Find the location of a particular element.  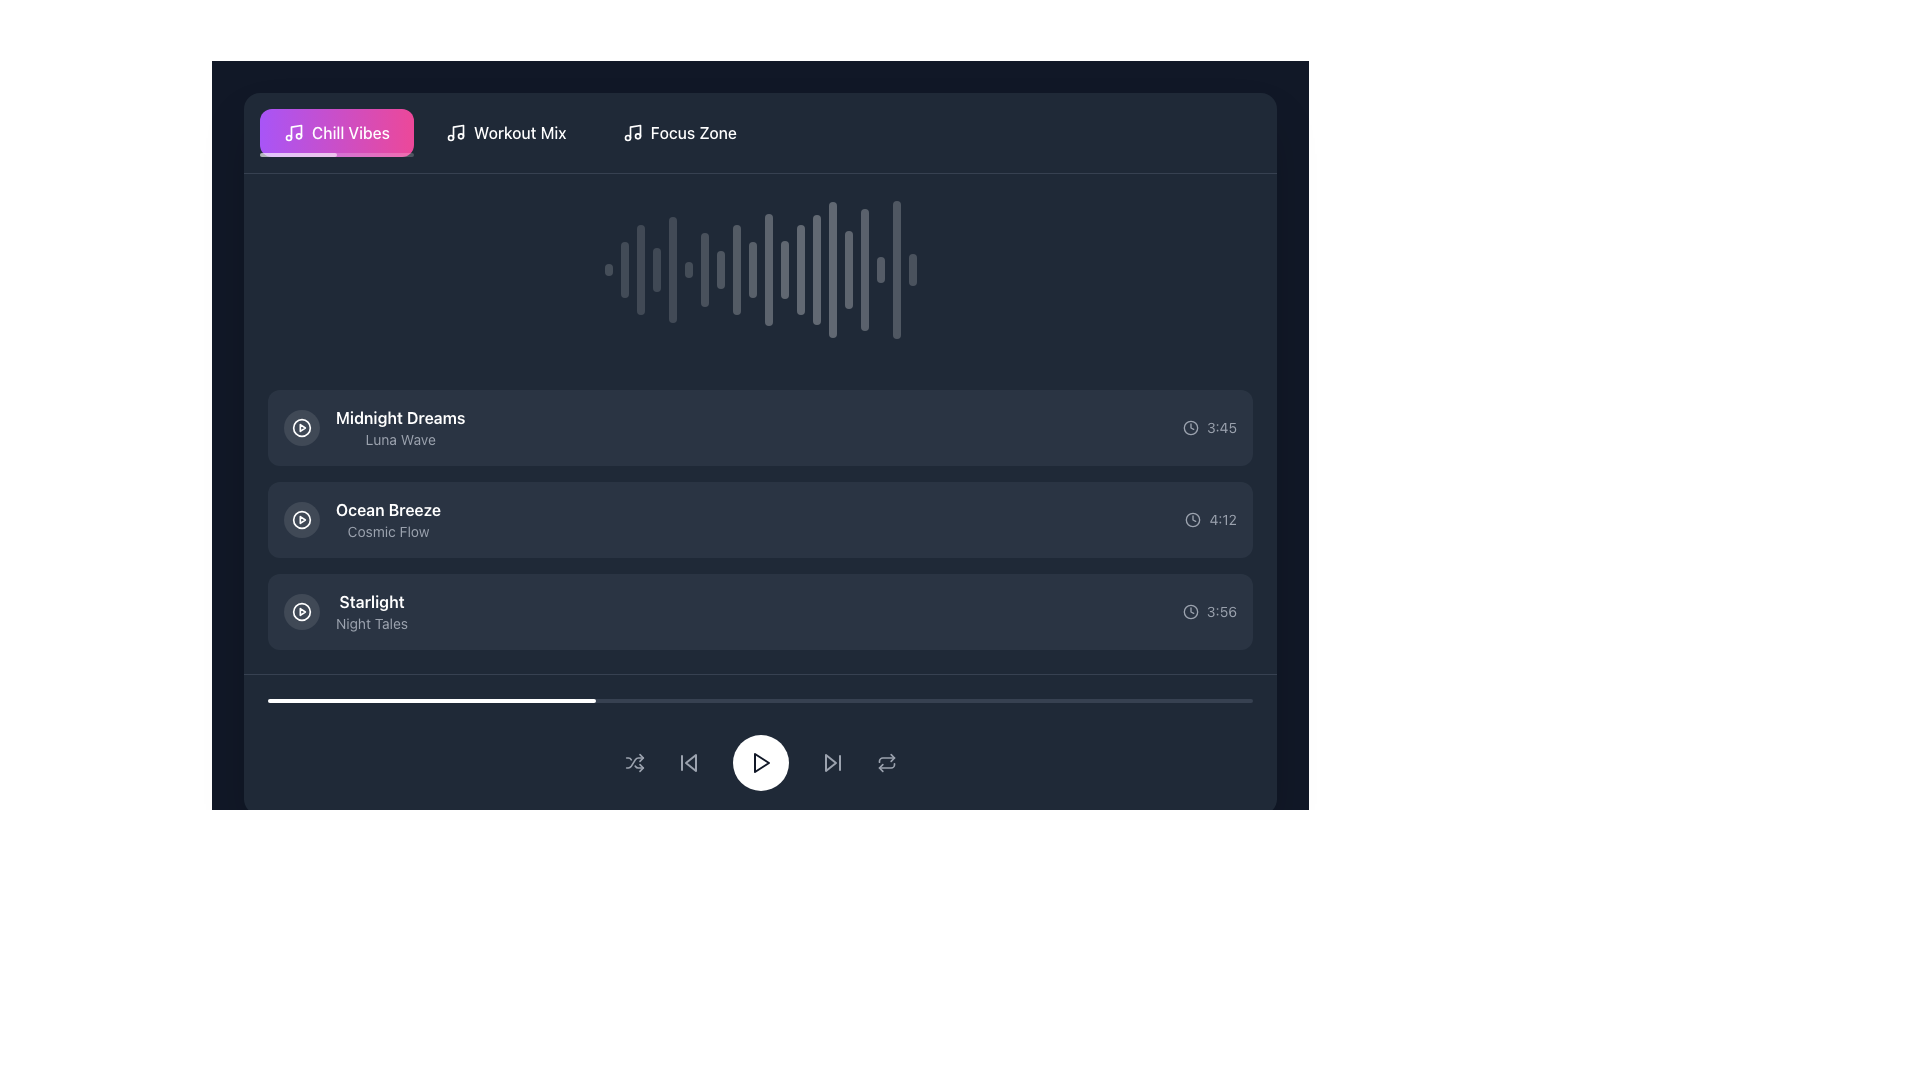

vertical line element of the music note icon, which is a decorative graphical line segment located near the upper-left corner of the interface, just left of the 'Chill Vibes' label is located at coordinates (634, 131).